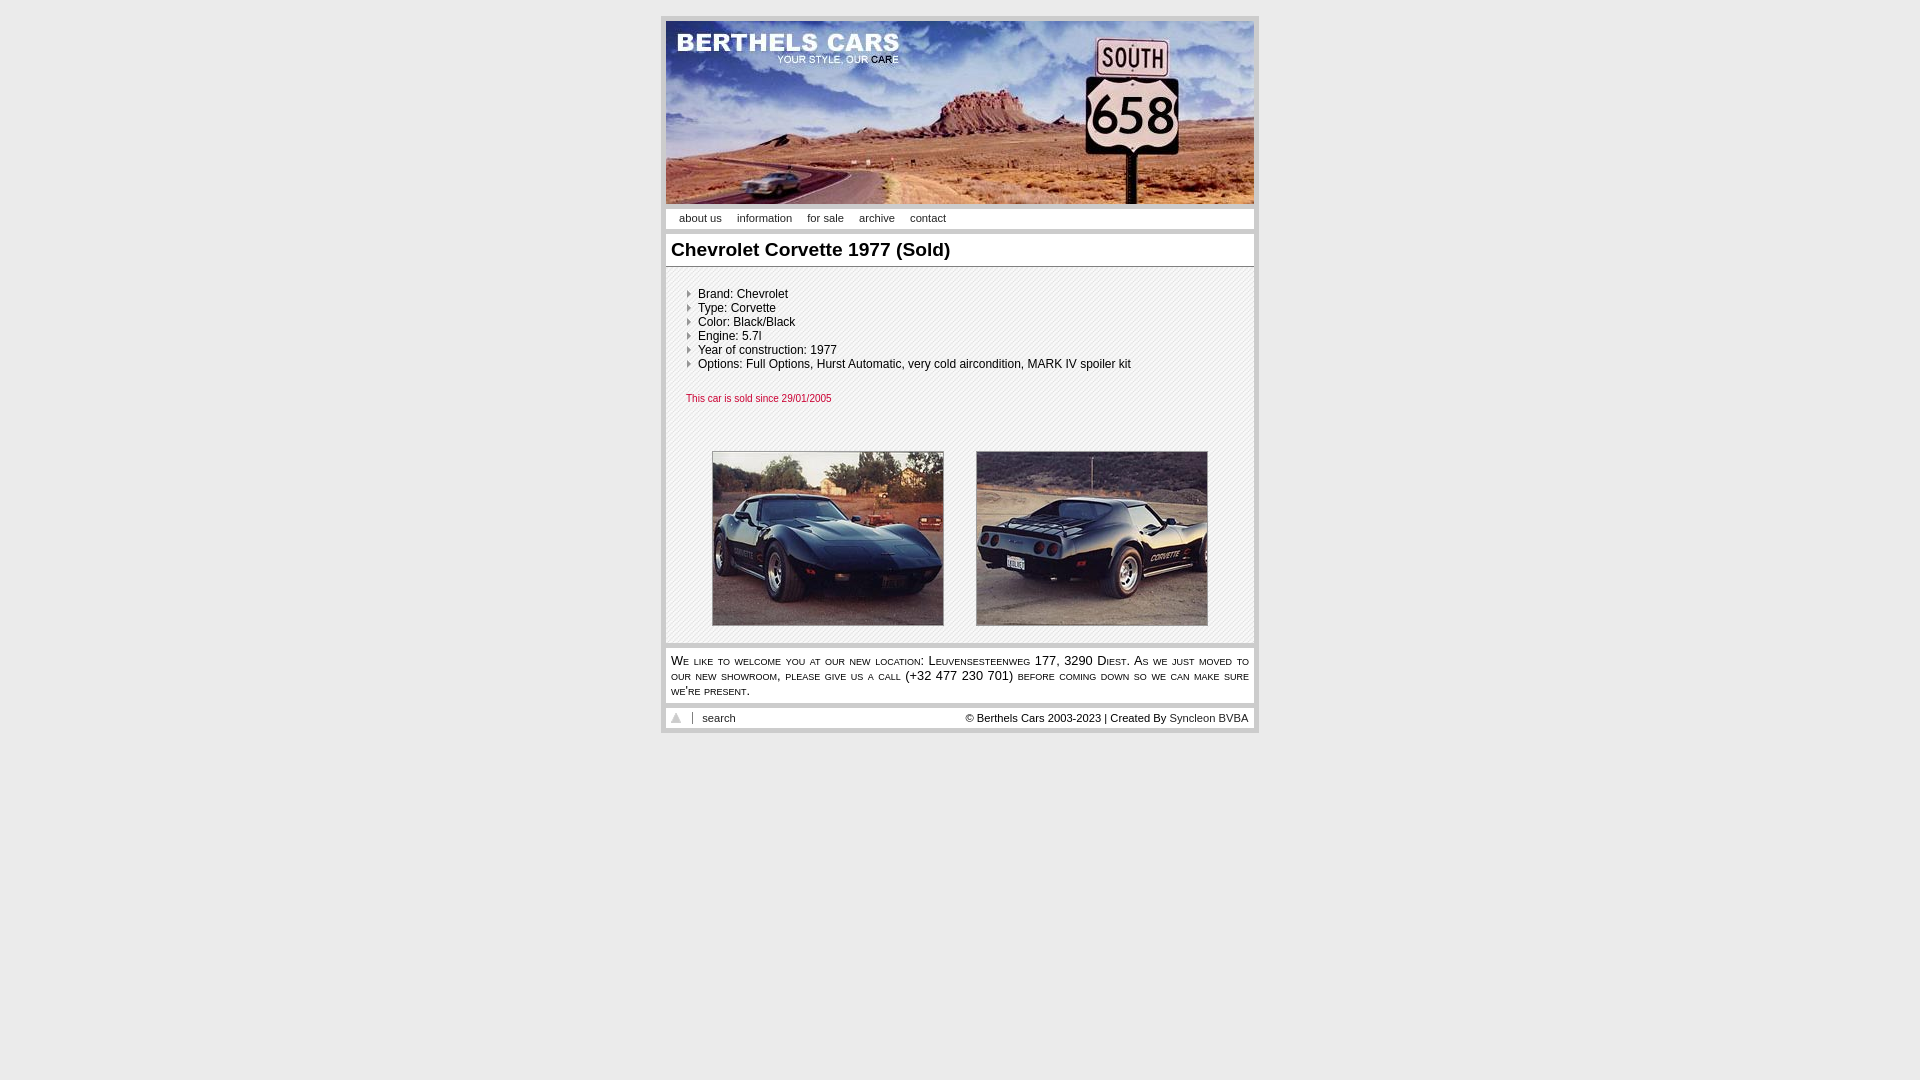 This screenshot has width=1920, height=1080. Describe the element at coordinates (926, 218) in the screenshot. I see `'contact'` at that location.